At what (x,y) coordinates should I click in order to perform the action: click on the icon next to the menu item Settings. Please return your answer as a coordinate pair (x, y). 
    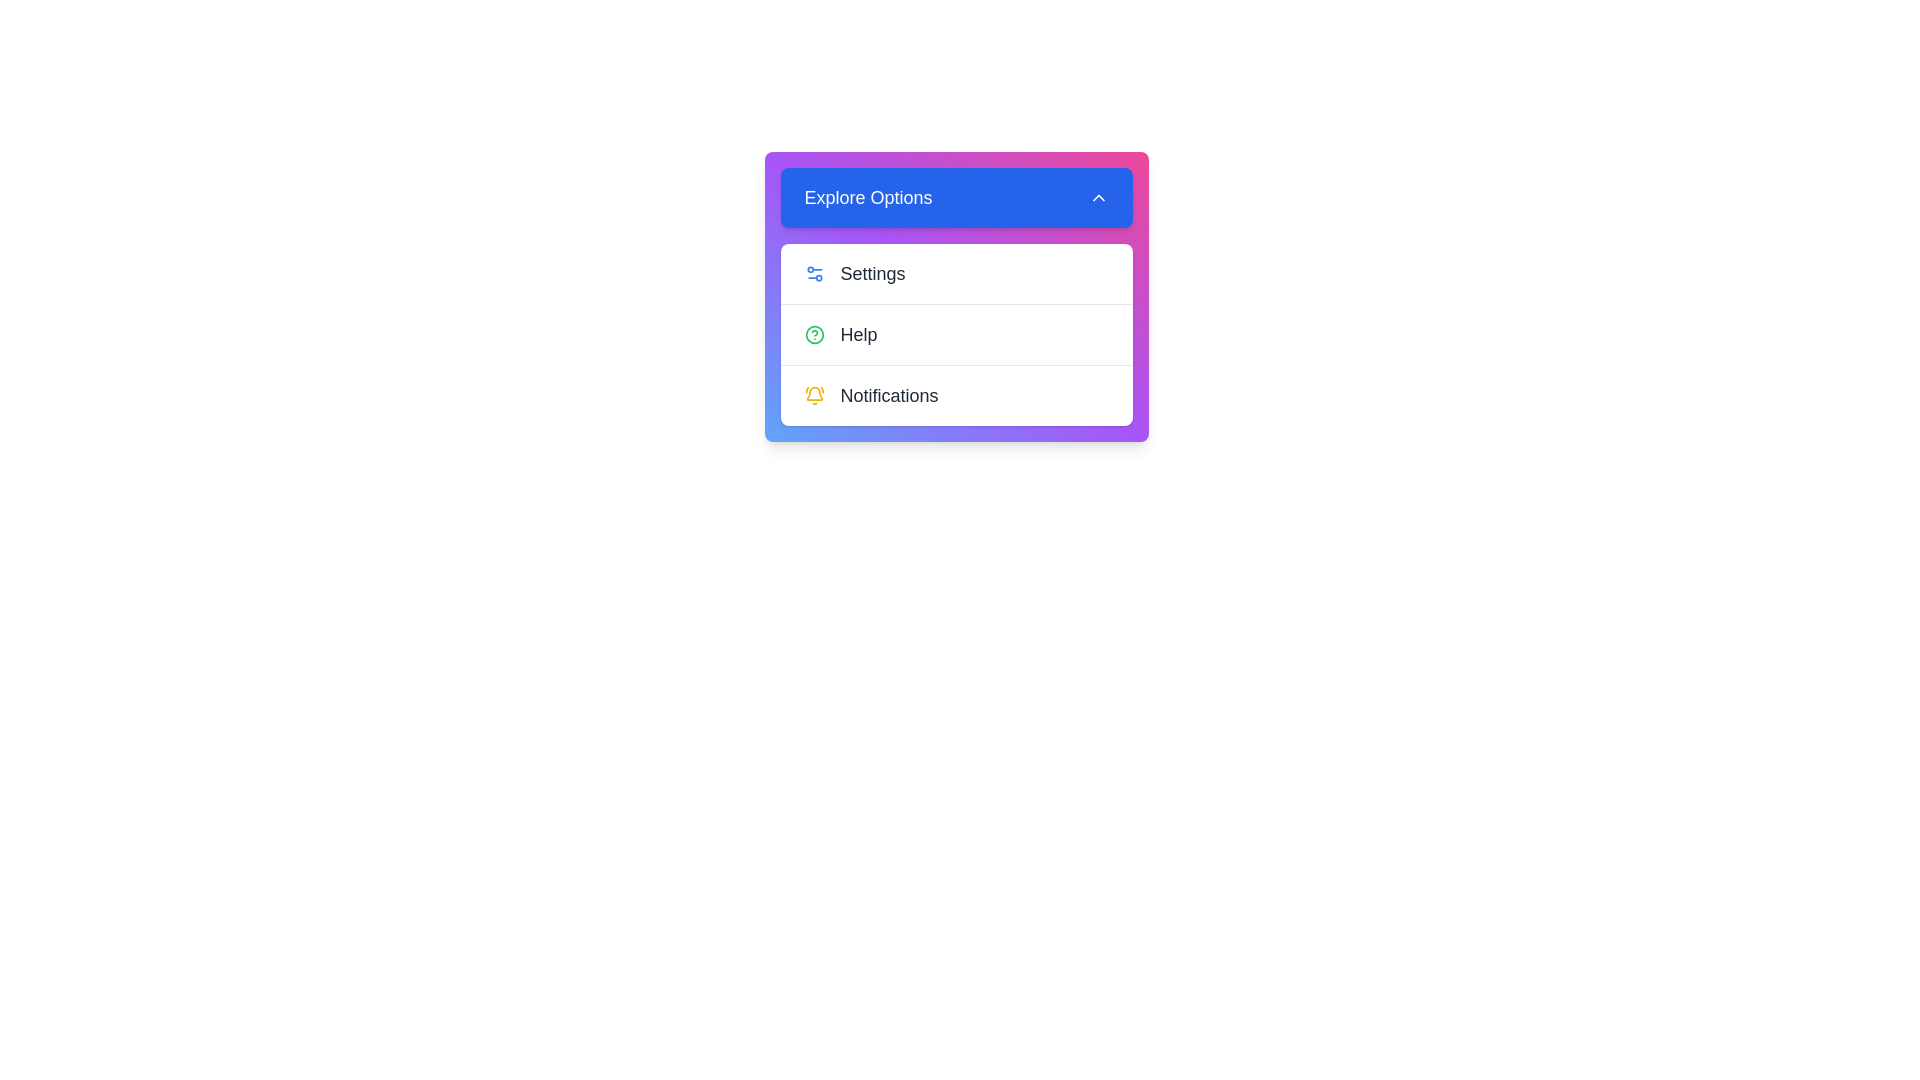
    Looking at the image, I should click on (814, 273).